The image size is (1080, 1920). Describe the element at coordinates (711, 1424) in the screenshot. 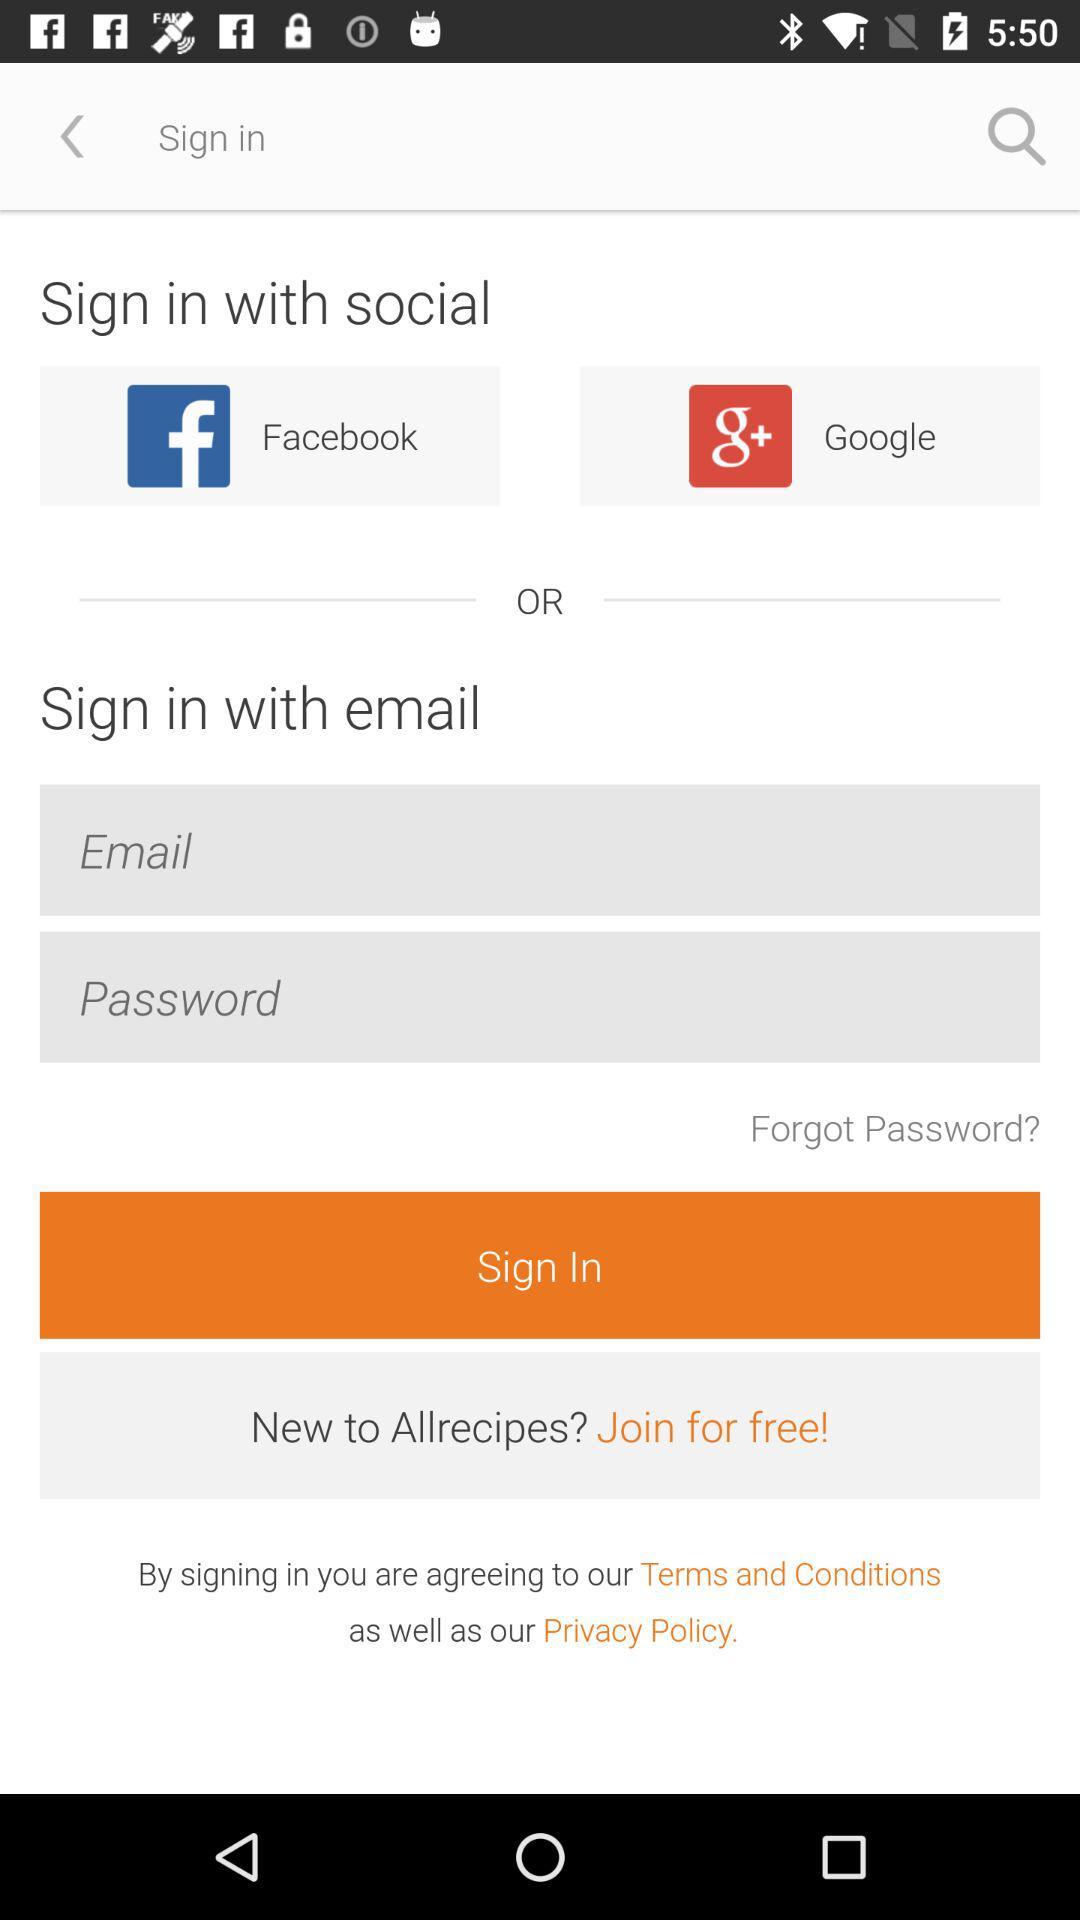

I see `the item below the sign in icon` at that location.